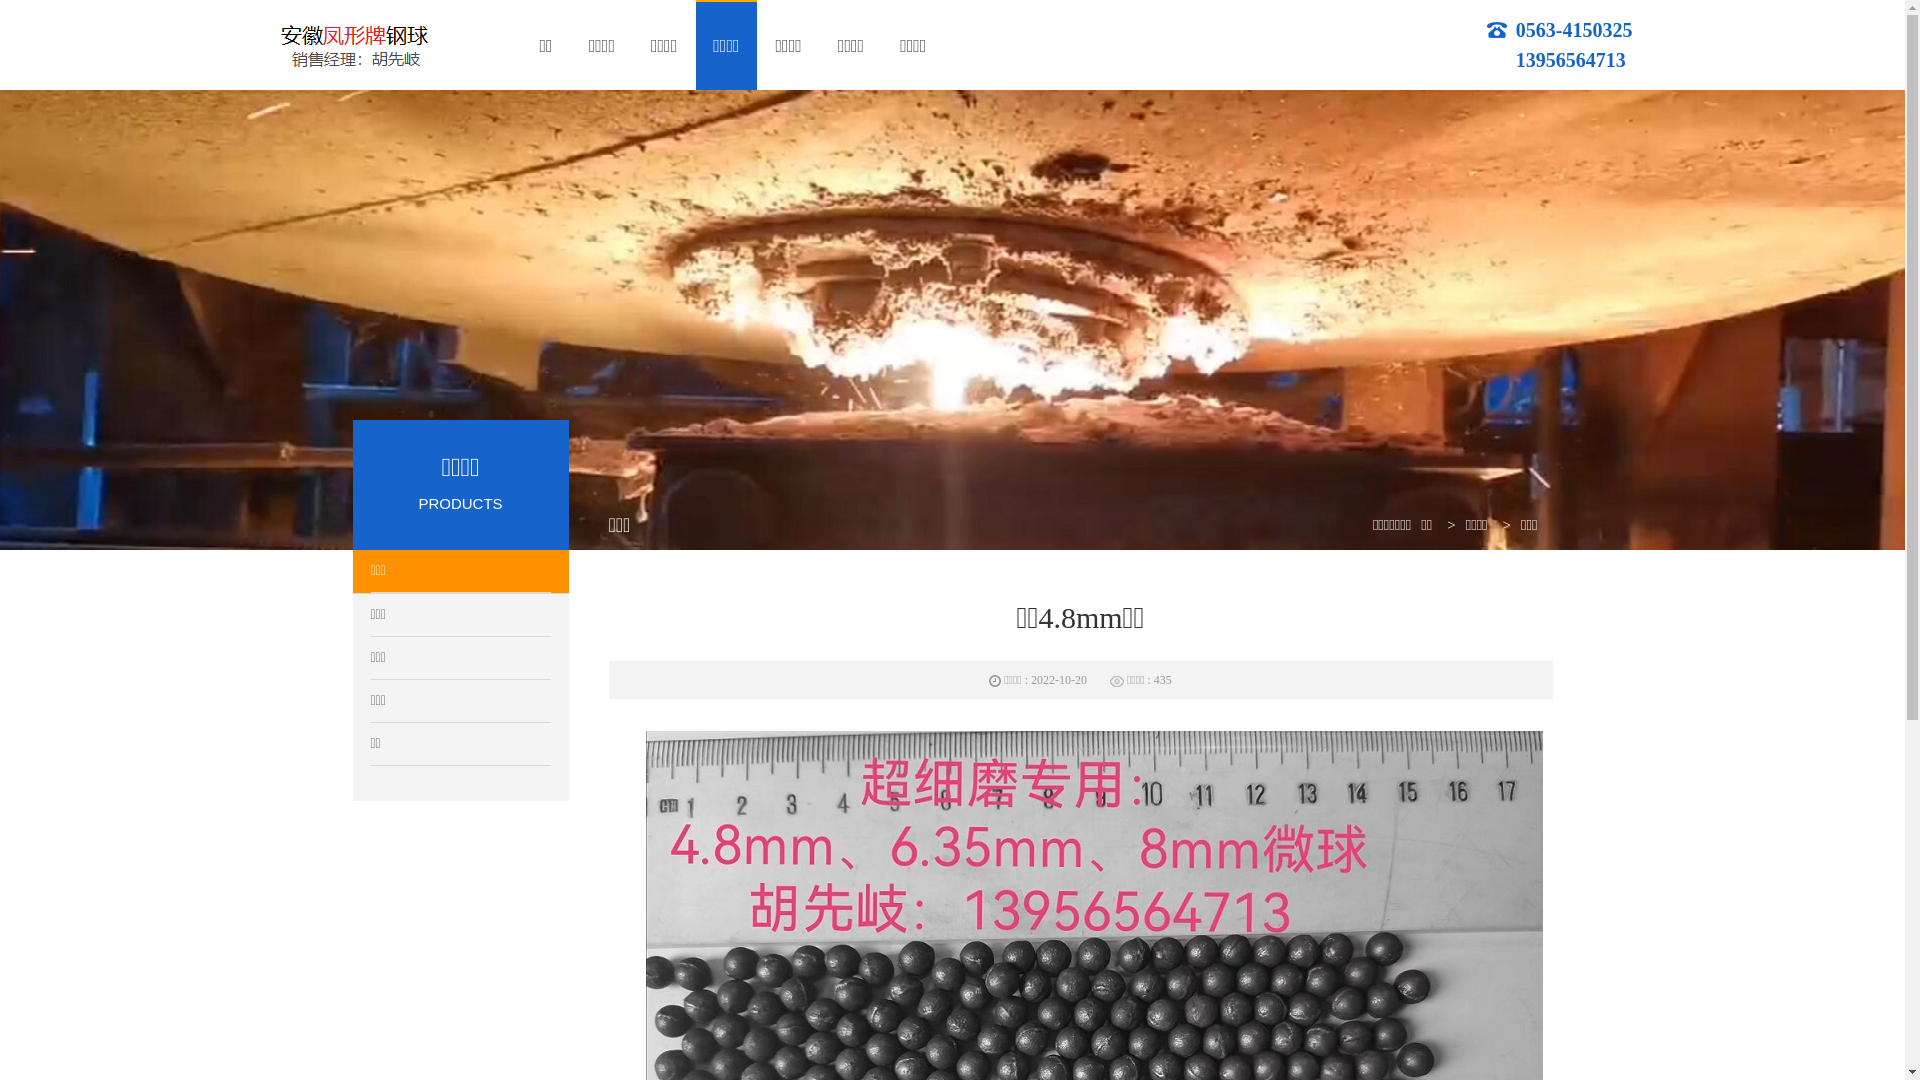 Image resolution: width=1920 pixels, height=1080 pixels. What do you see at coordinates (352, 44) in the screenshot?
I see `'logo'` at bounding box center [352, 44].